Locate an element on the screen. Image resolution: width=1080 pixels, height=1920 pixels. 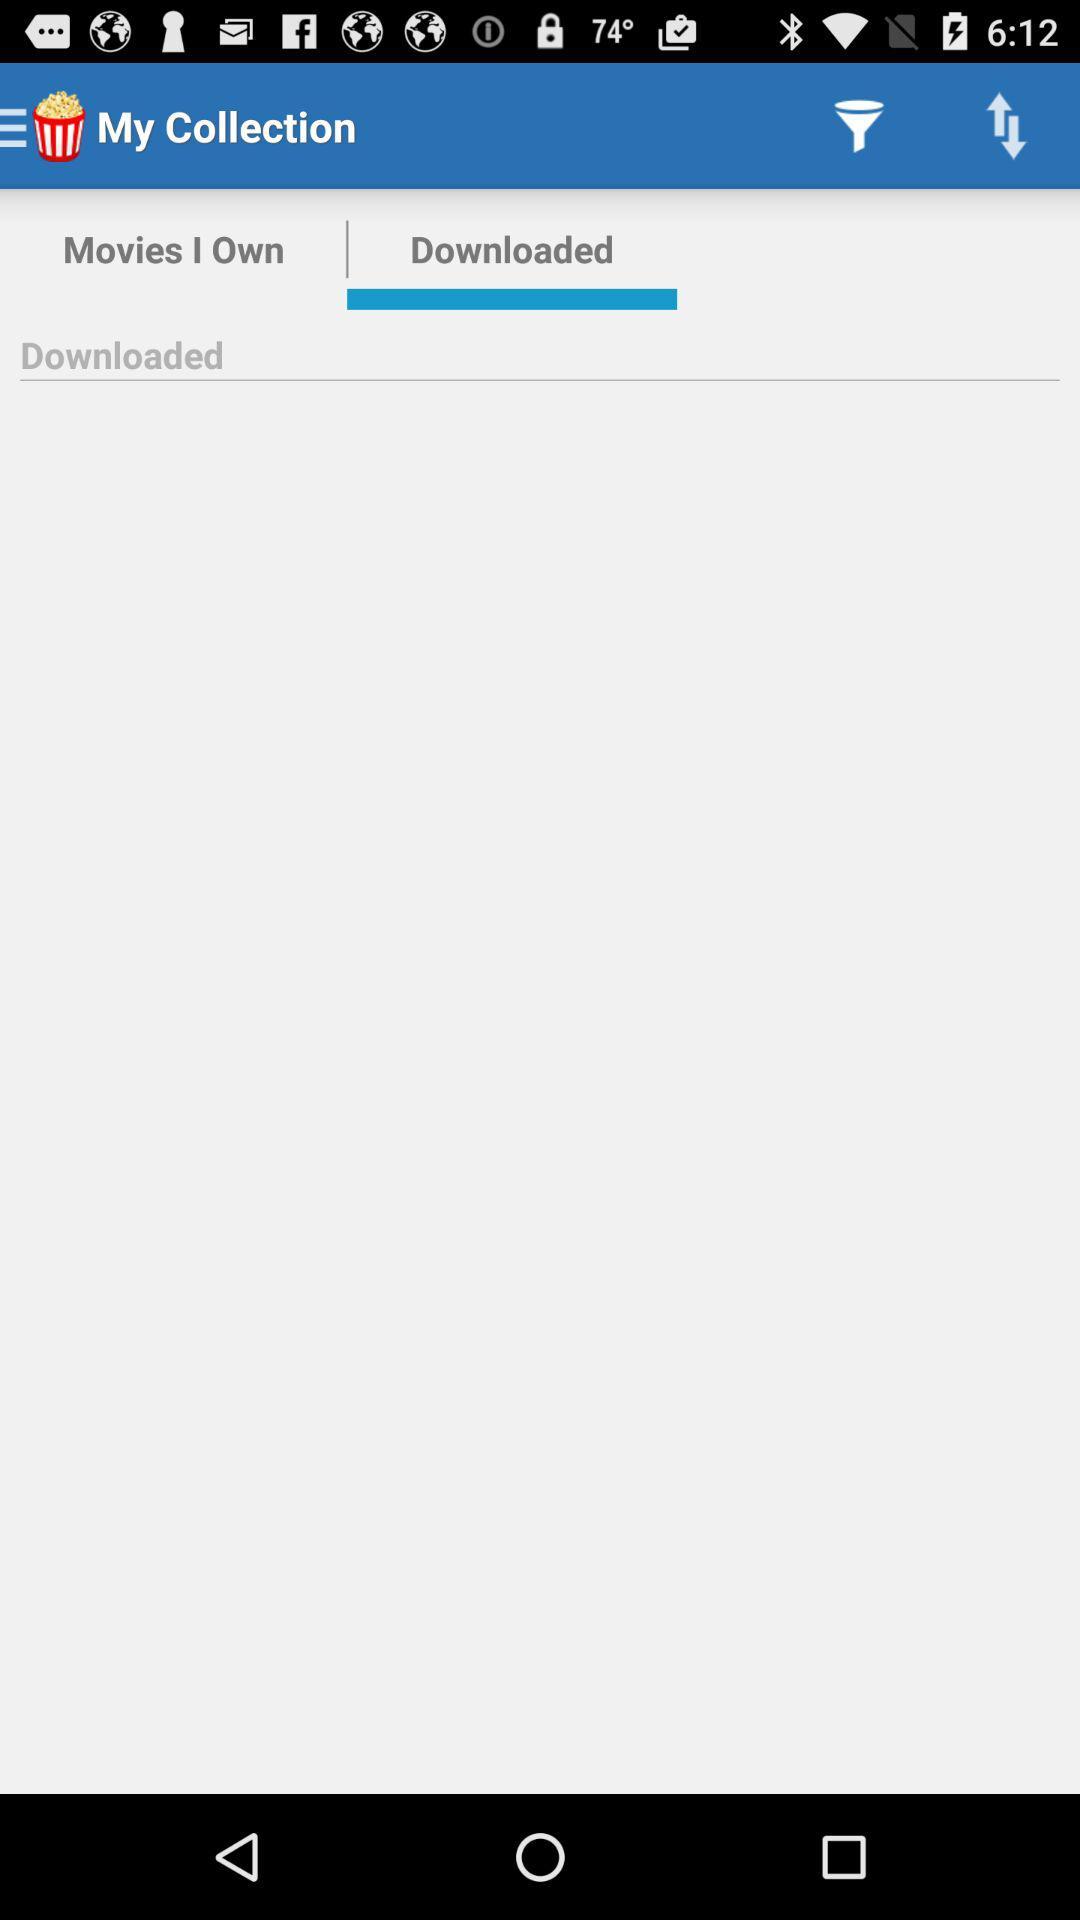
the downloaded icon is located at coordinates (511, 248).